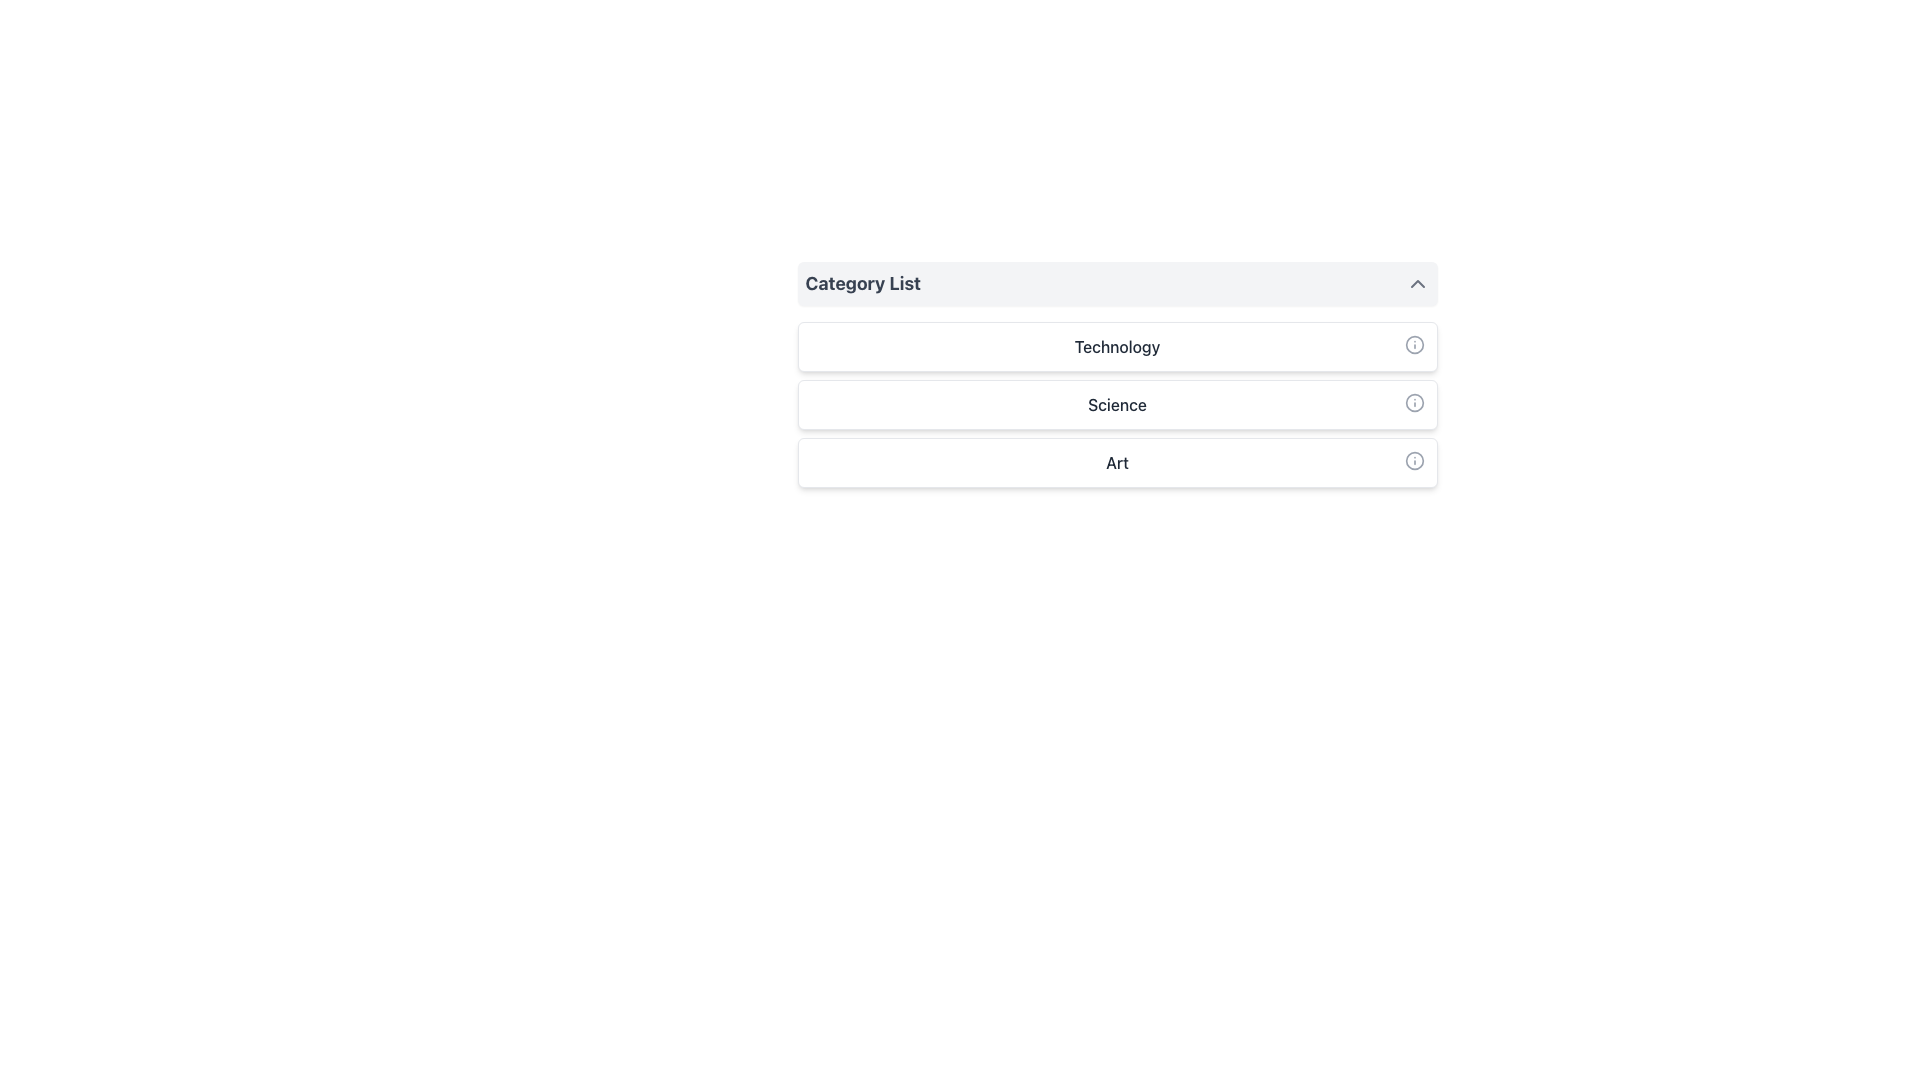  What do you see at coordinates (1413, 343) in the screenshot?
I see `the Informational Icon, a circular icon with a gray outline and 'i' shape, located at the top-right corner of the 'Technology' section` at bounding box center [1413, 343].